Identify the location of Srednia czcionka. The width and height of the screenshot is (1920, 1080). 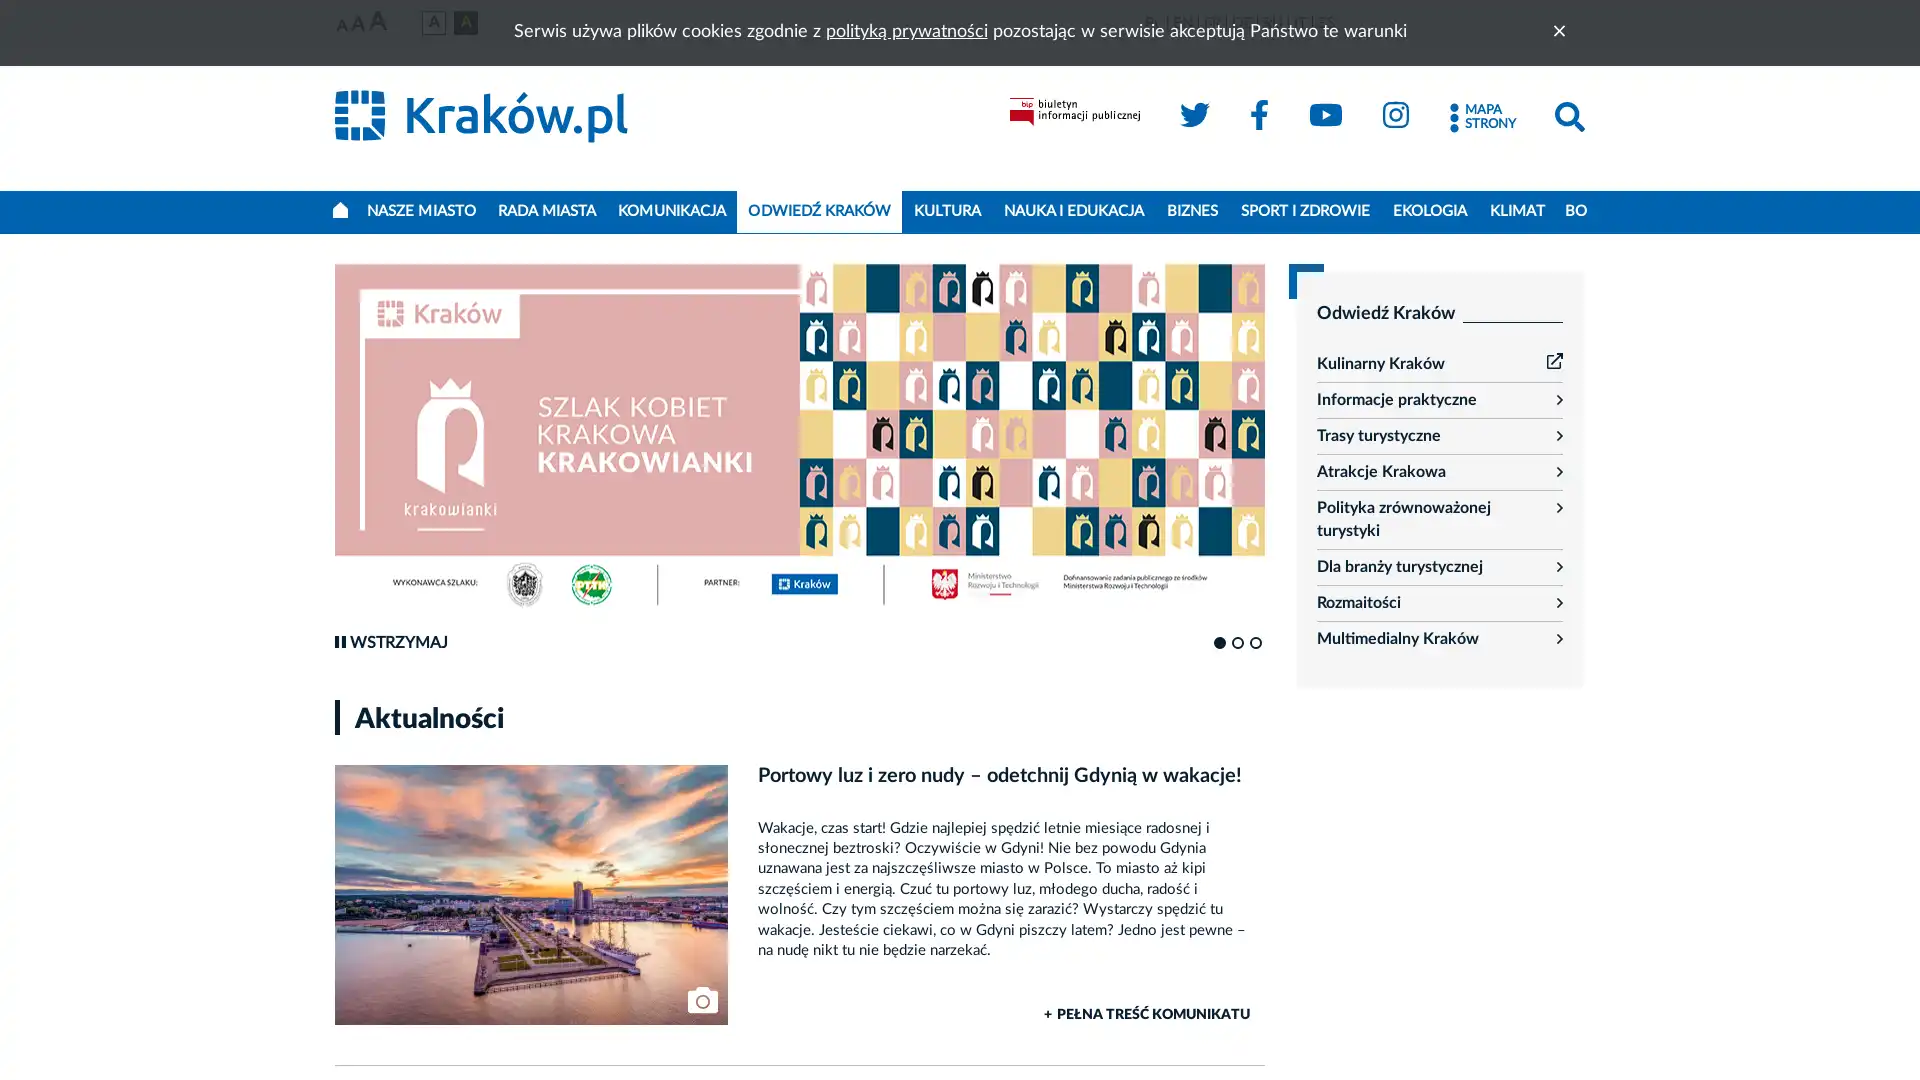
(358, 24).